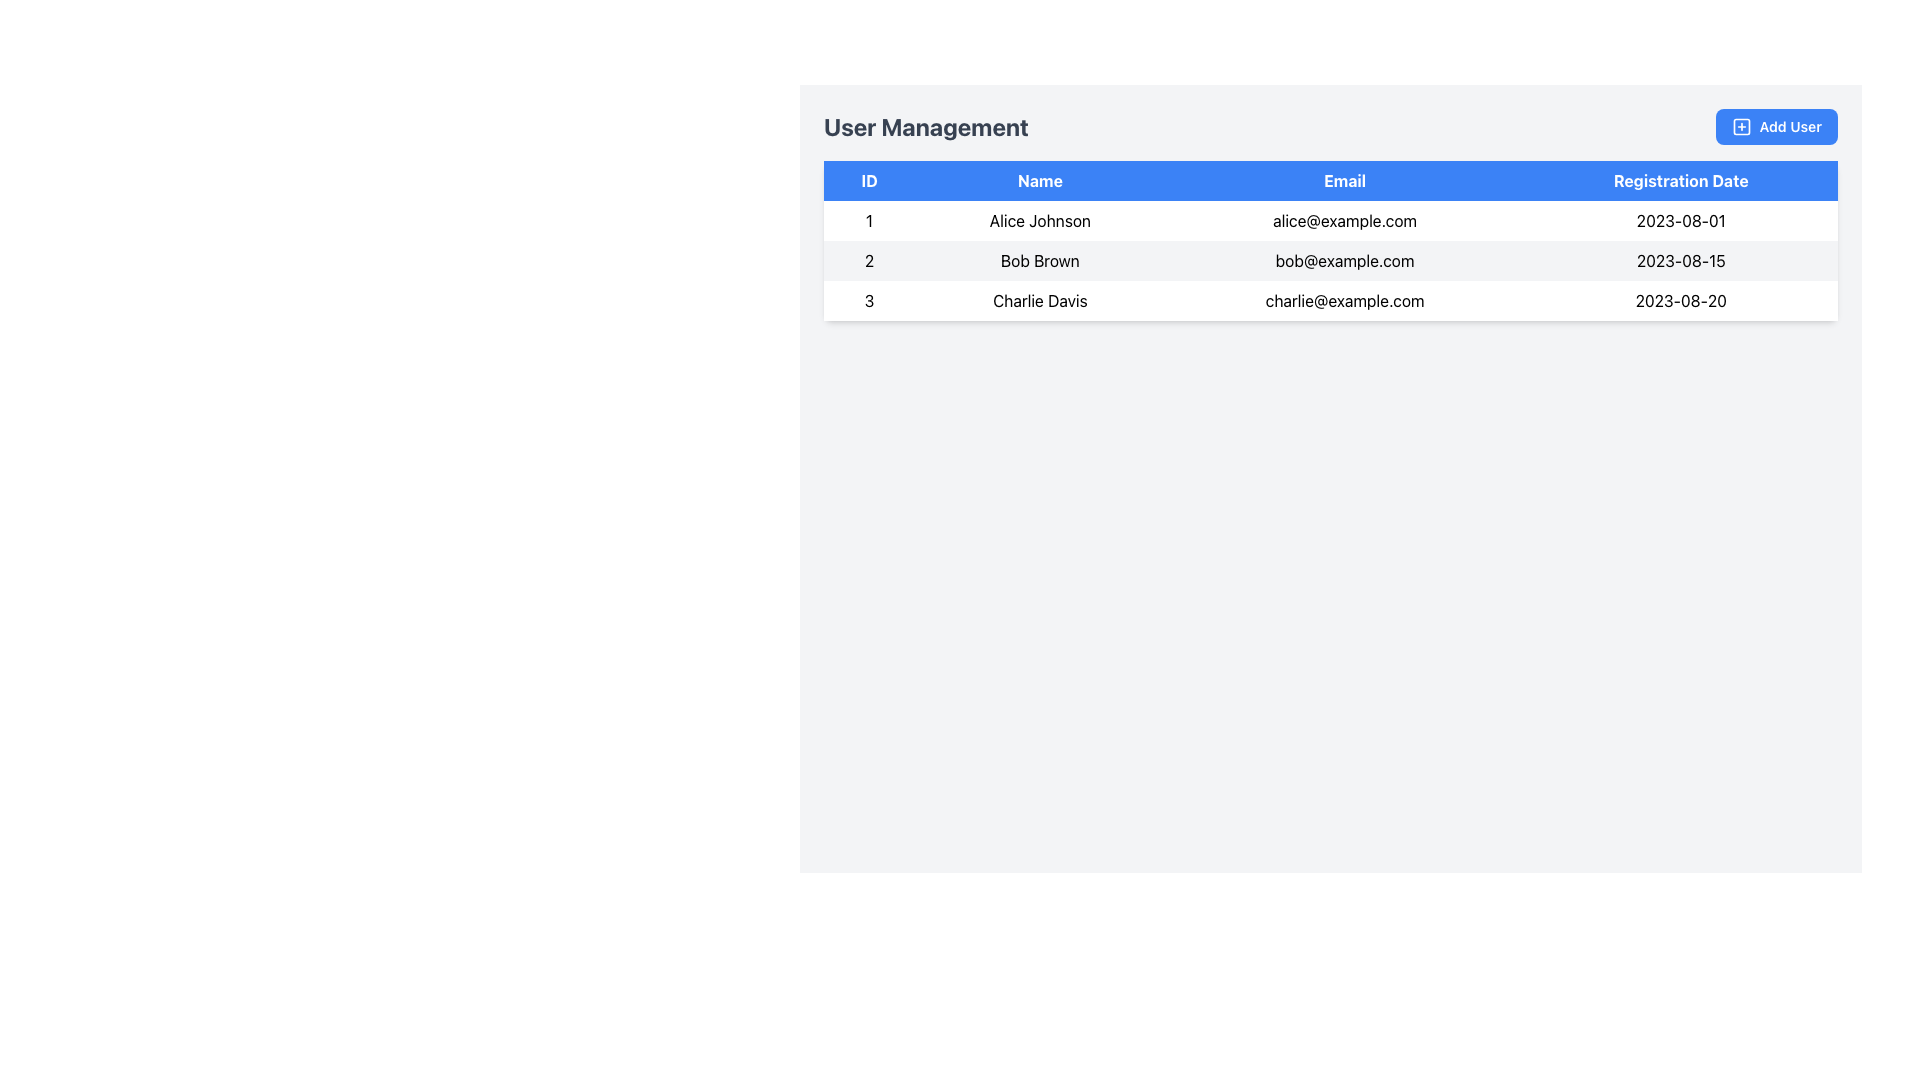 The image size is (1920, 1080). I want to click on the numeral '2' displayed in black text, located in the first cell of the second row under the 'ID' column of a table, so click(869, 260).